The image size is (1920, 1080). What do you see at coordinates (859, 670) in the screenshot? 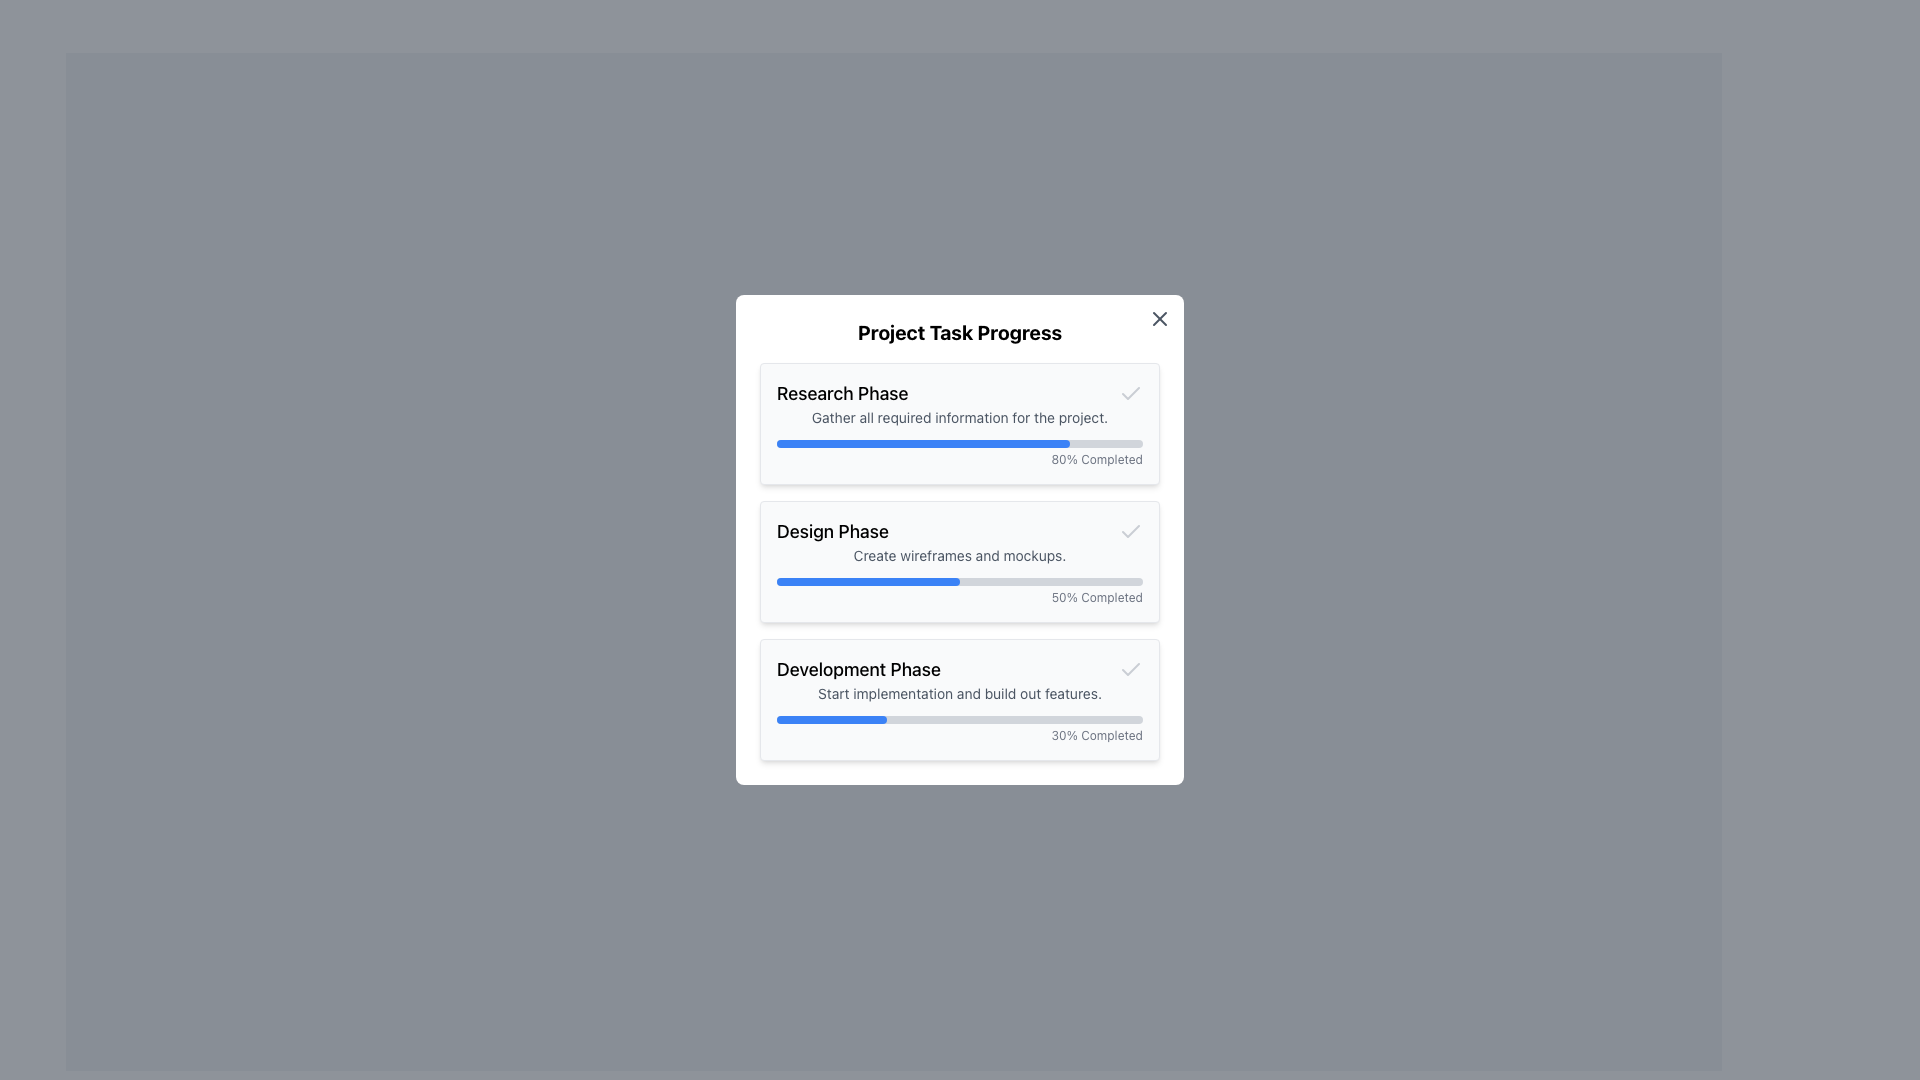
I see `the text element displaying 'Development Phase', which is the left-aligned title of the third list item in a vertical arrangement of phases, located below 'Research Phase' and 'Design Phase'` at bounding box center [859, 670].